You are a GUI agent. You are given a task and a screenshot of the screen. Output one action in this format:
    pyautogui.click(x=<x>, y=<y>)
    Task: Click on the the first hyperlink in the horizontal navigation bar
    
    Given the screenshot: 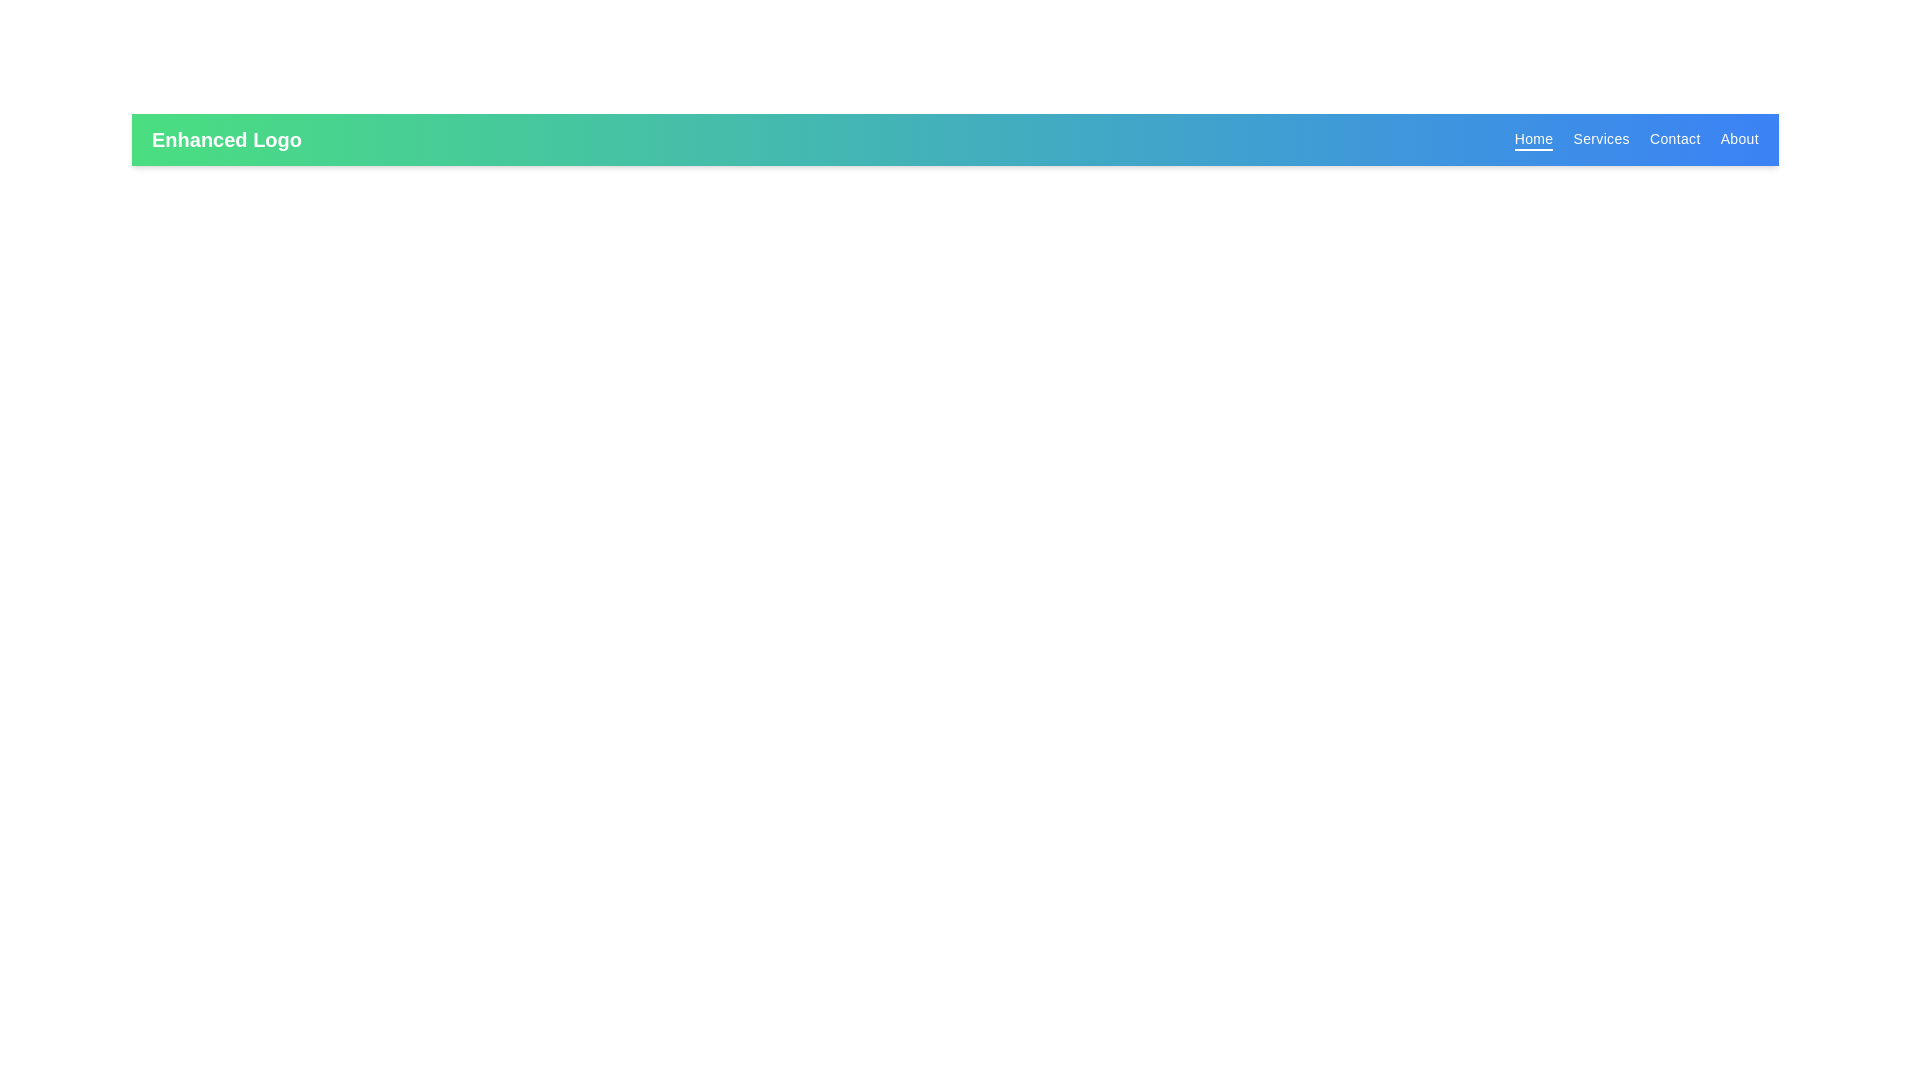 What is the action you would take?
    pyautogui.click(x=1533, y=138)
    